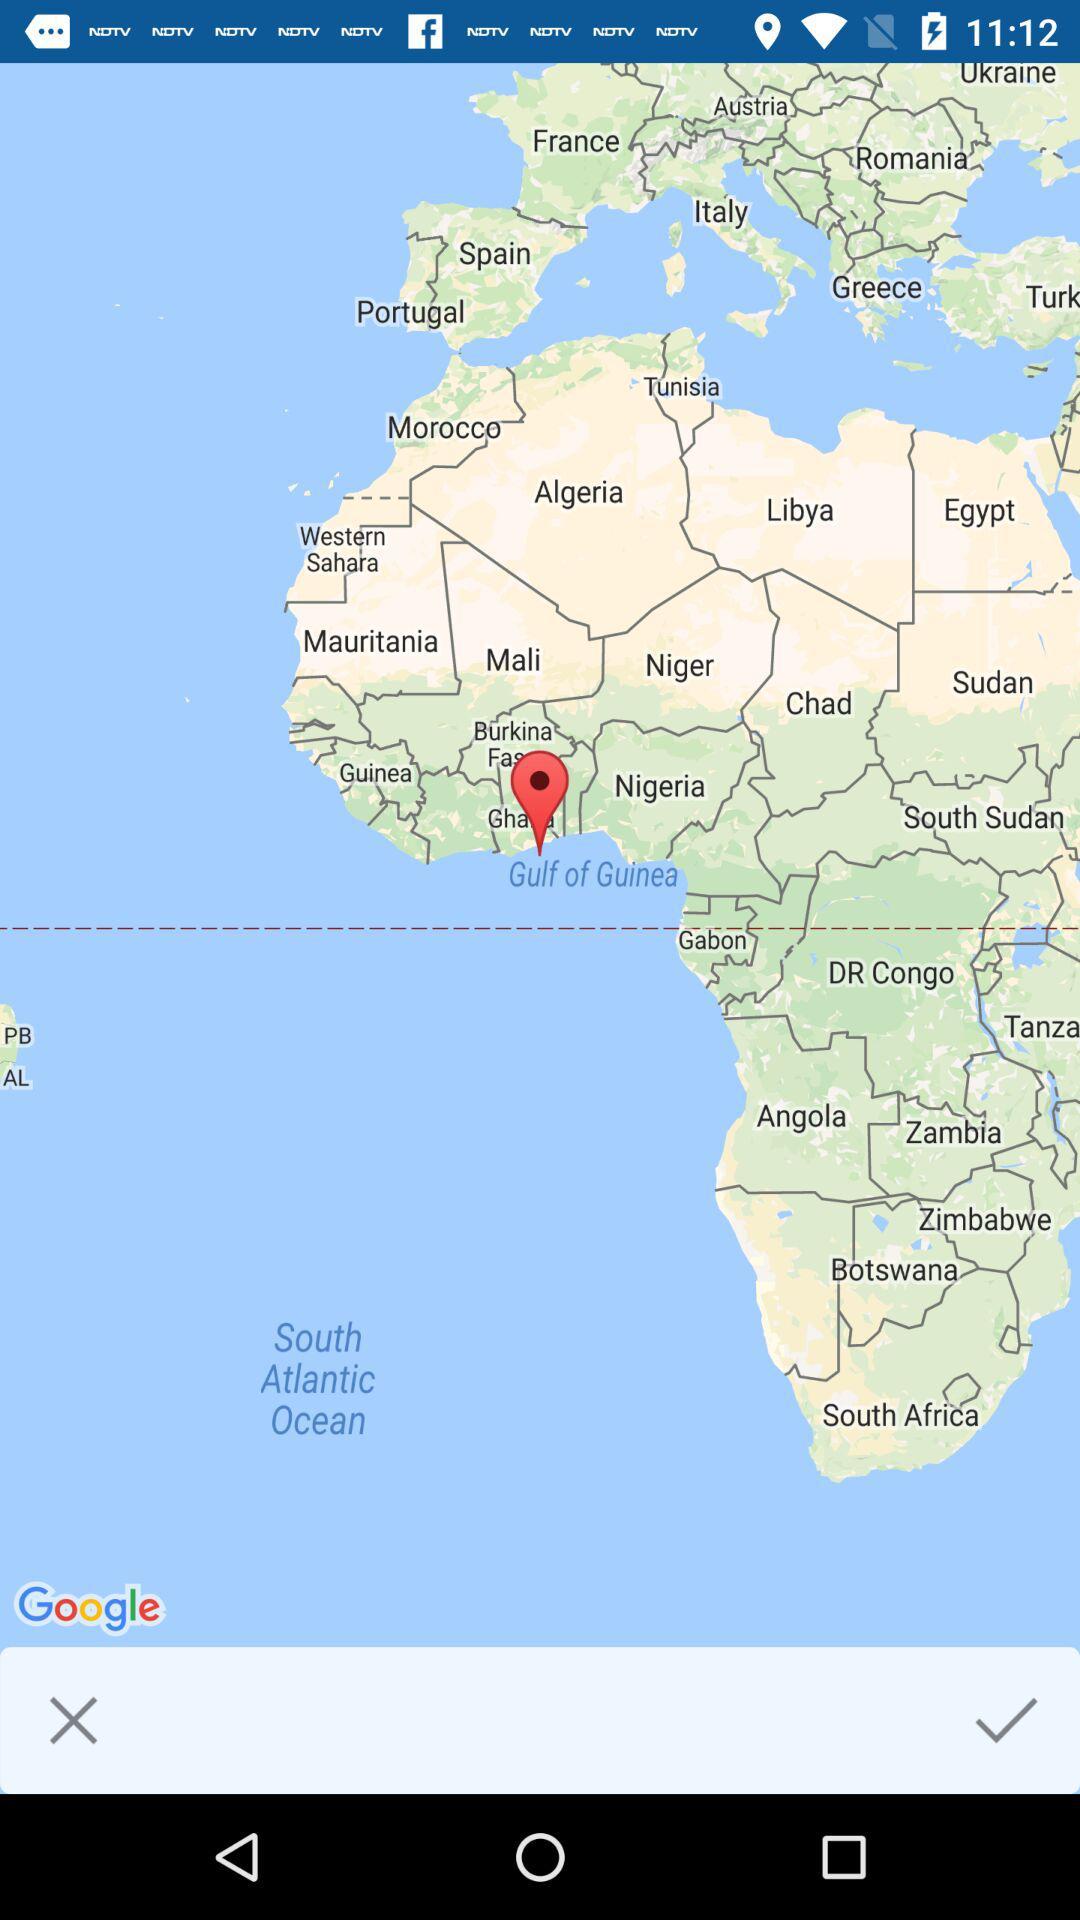  I want to click on the close icon, so click(72, 1719).